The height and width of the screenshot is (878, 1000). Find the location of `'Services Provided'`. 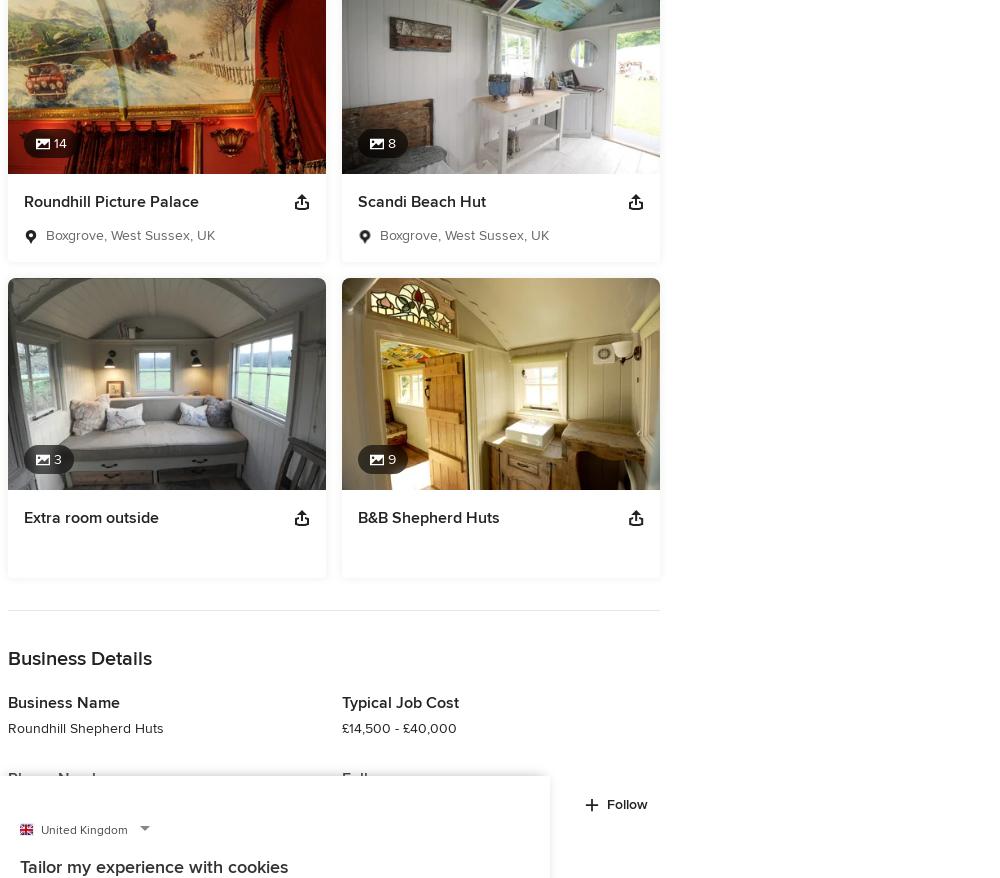

'Services Provided' is located at coordinates (87, 103).